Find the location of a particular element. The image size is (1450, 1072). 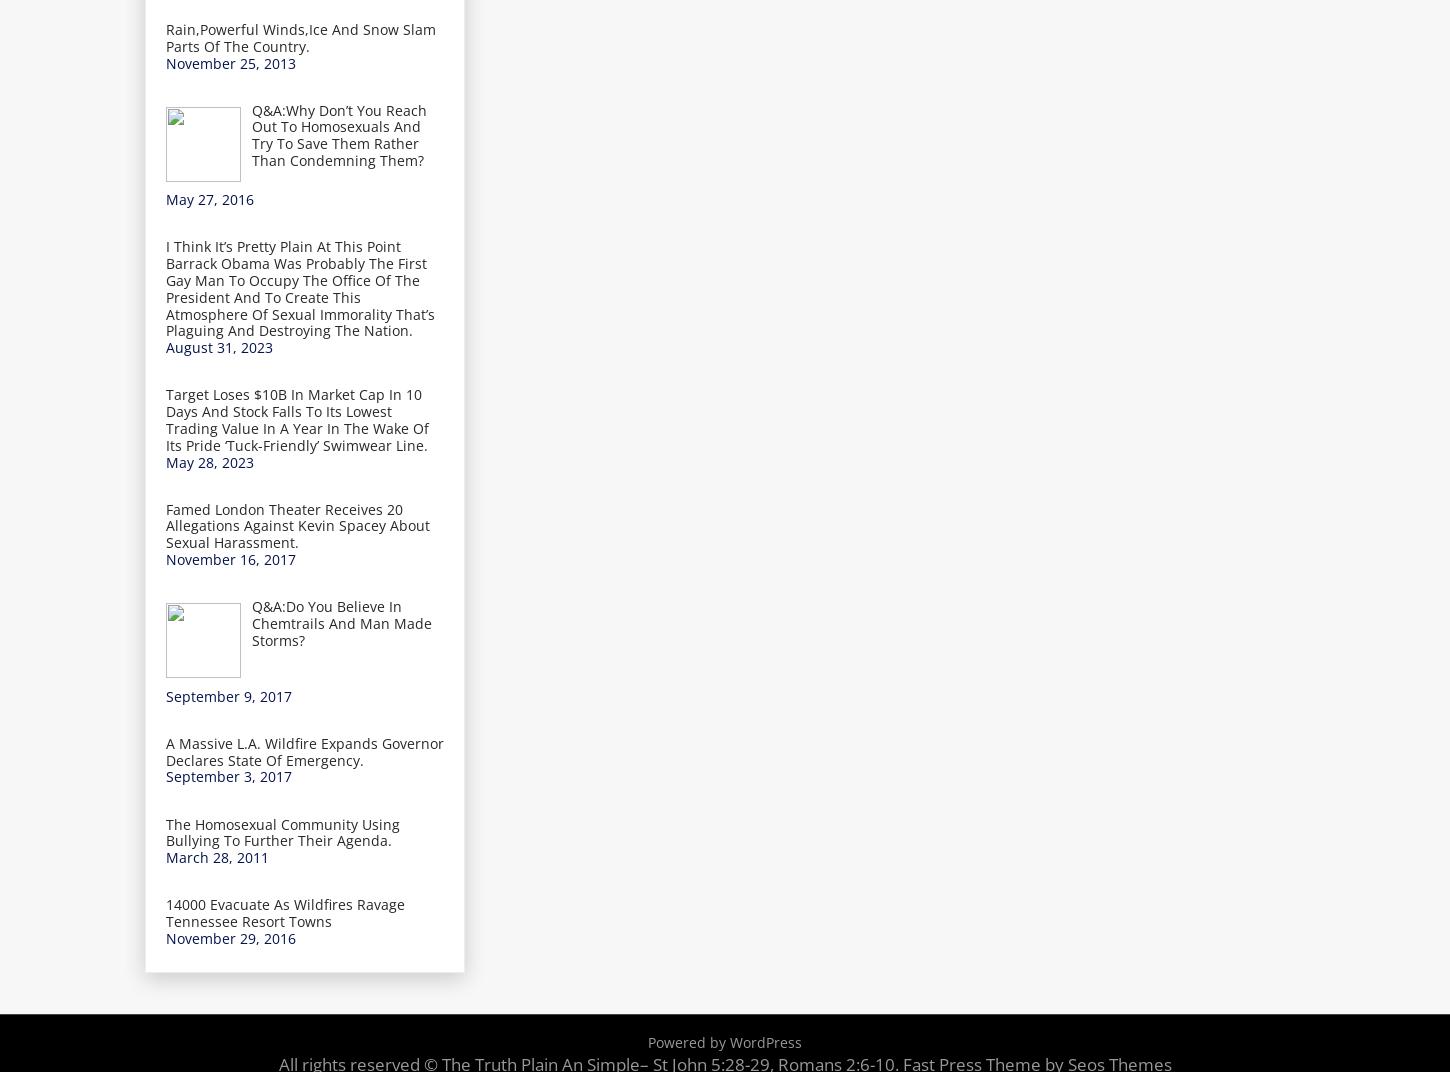

'March 28, 2011' is located at coordinates (216, 856).